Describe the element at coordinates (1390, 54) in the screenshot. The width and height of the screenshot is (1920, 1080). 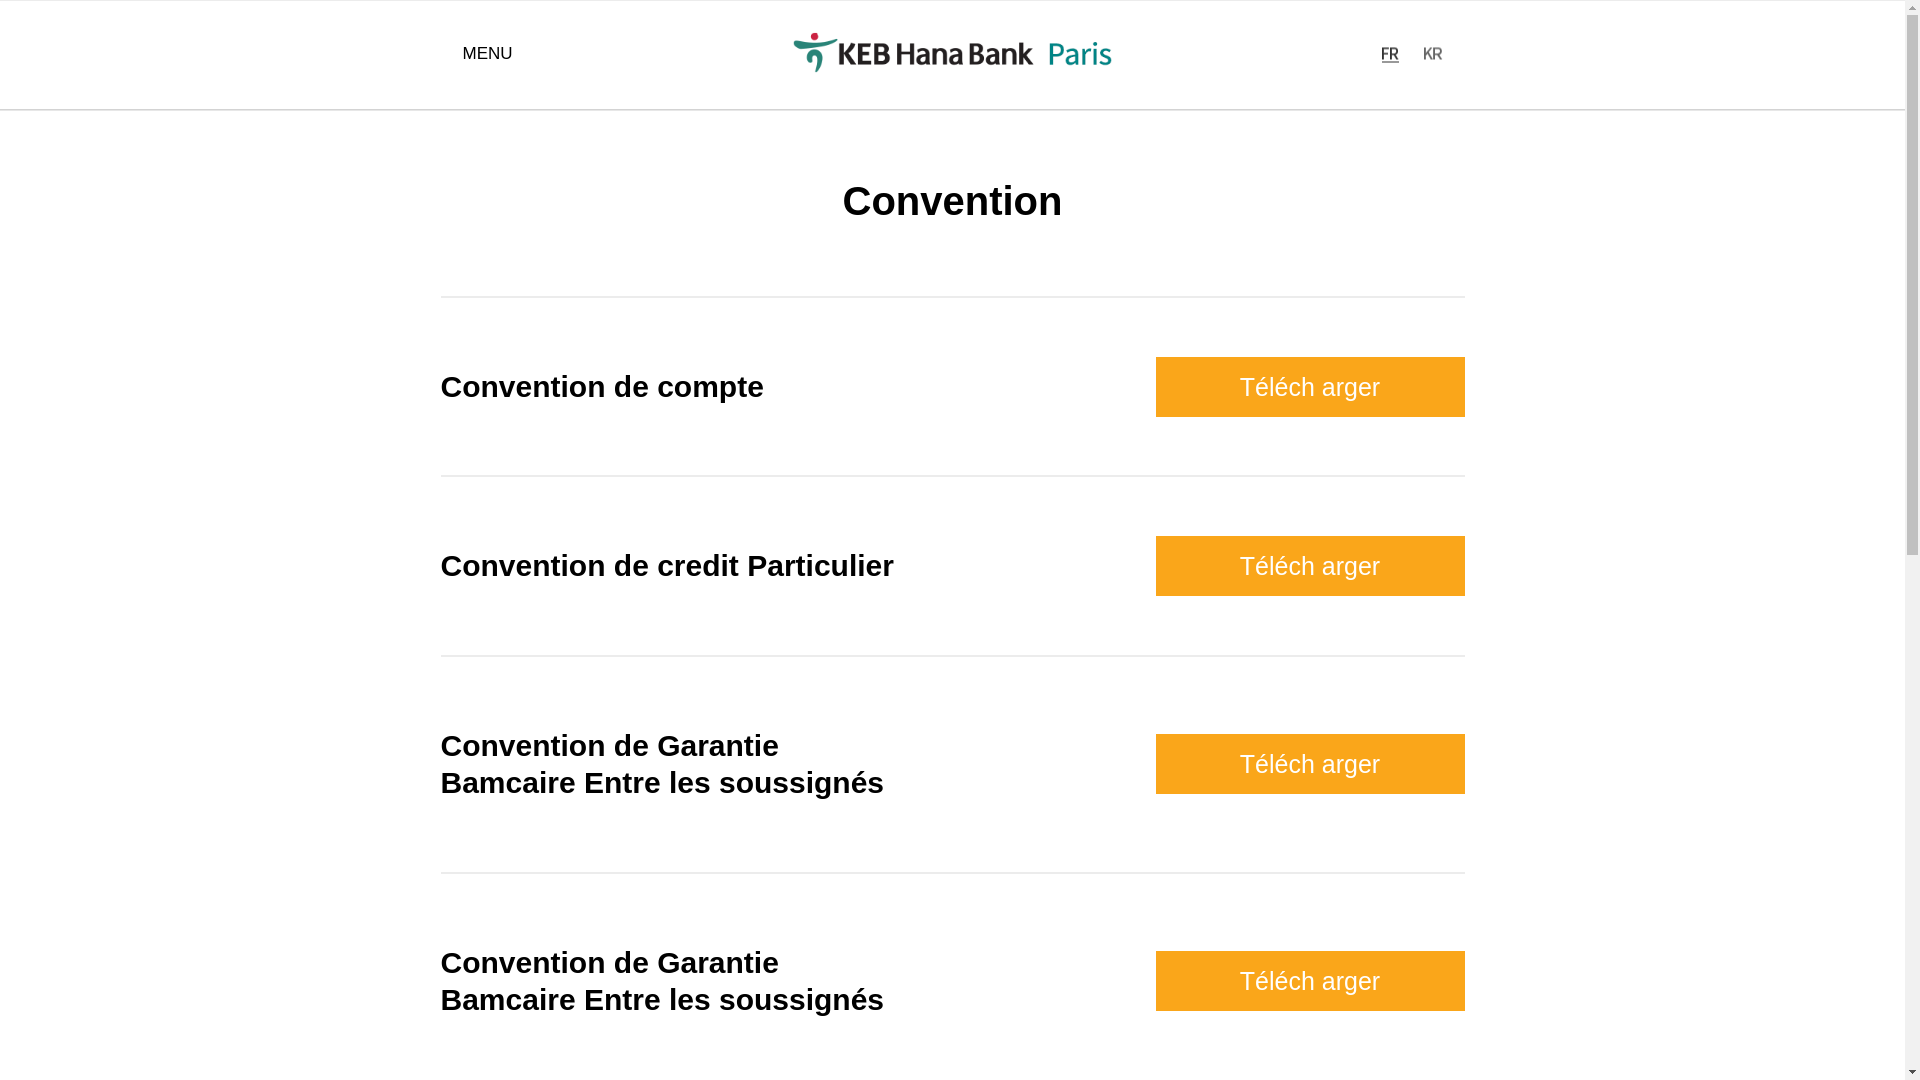
I see `'EN'` at that location.